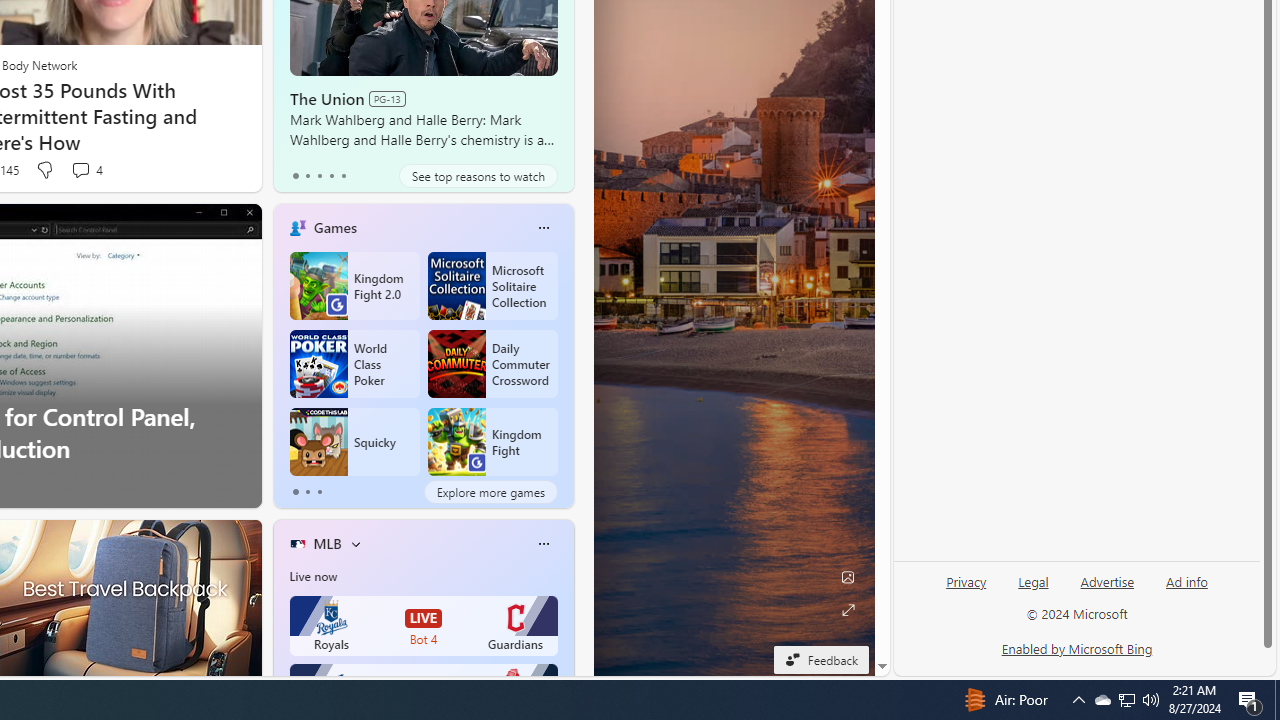 Image resolution: width=1280 pixels, height=720 pixels. I want to click on 'Privacy', so click(966, 582).